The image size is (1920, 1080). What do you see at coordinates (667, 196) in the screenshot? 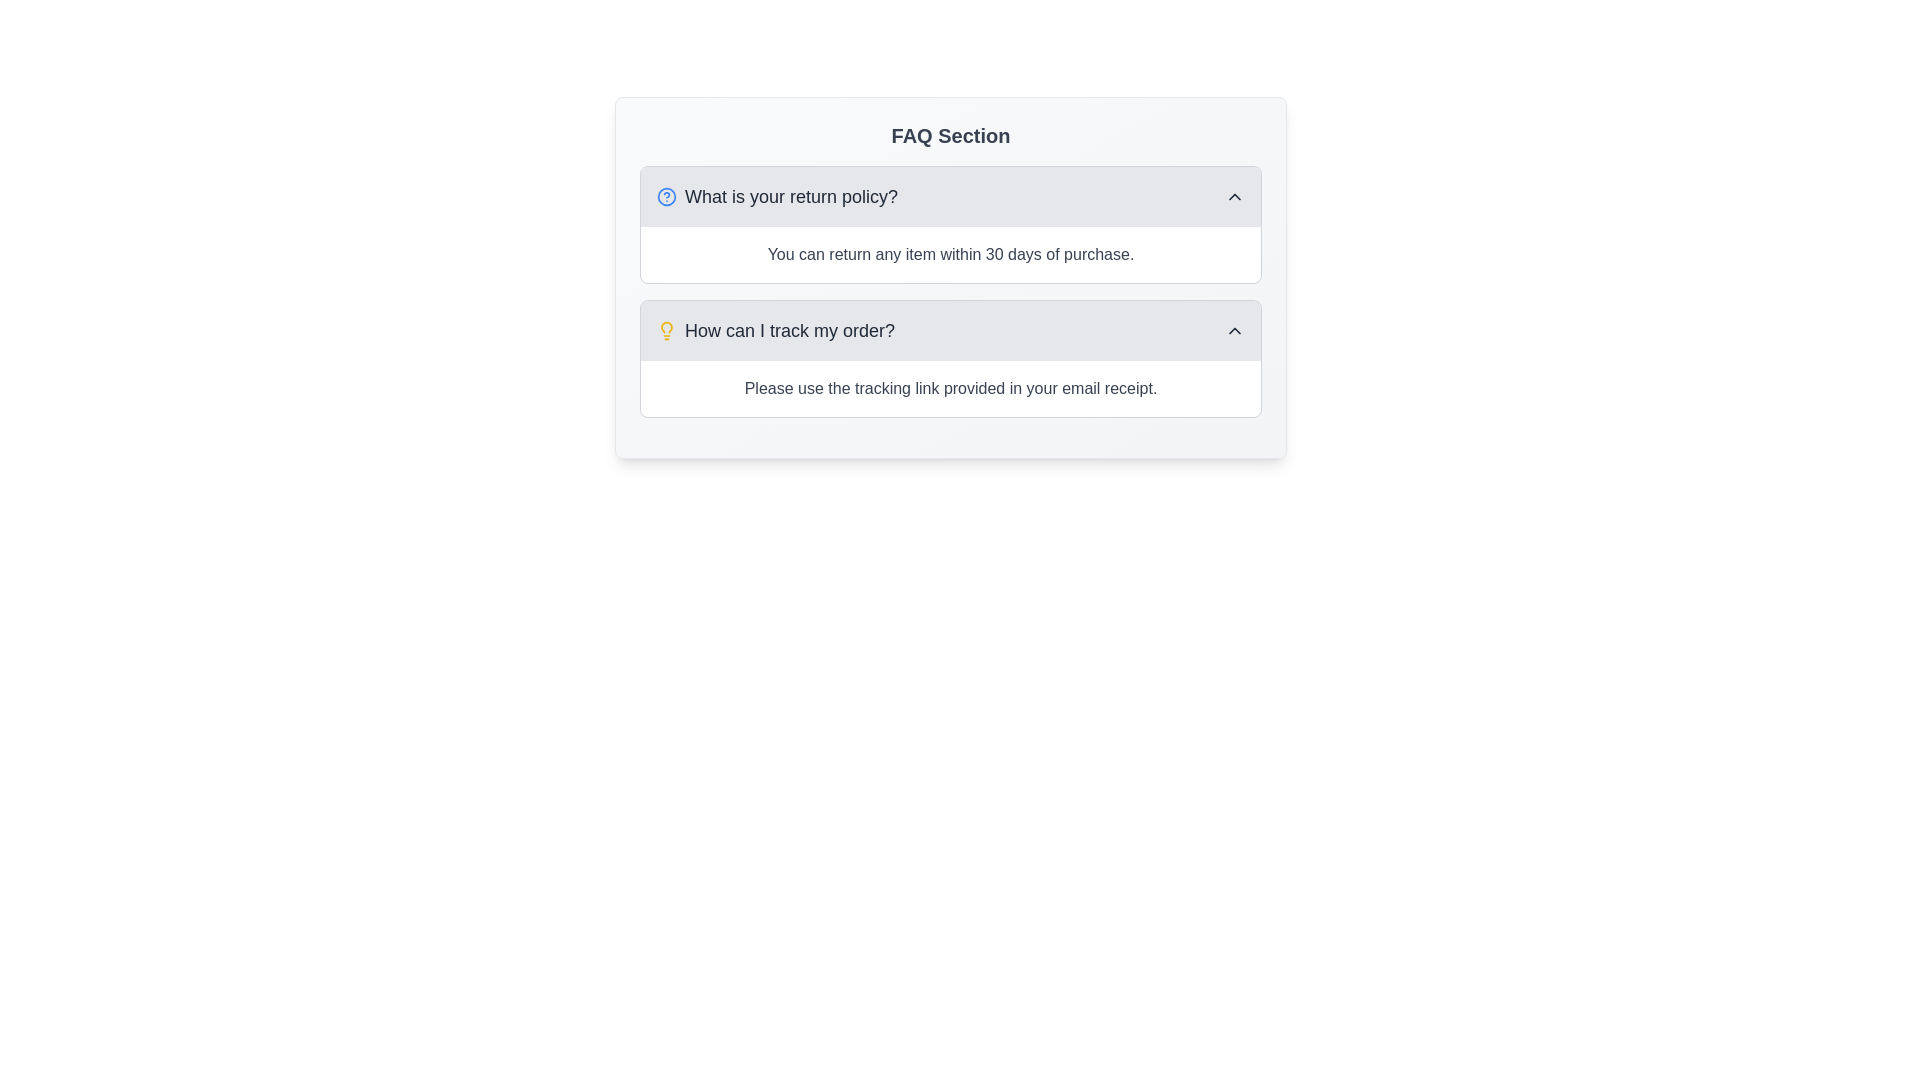
I see `the help icon located to the left of the text 'What is your return policy?' within the FAQ section` at bounding box center [667, 196].